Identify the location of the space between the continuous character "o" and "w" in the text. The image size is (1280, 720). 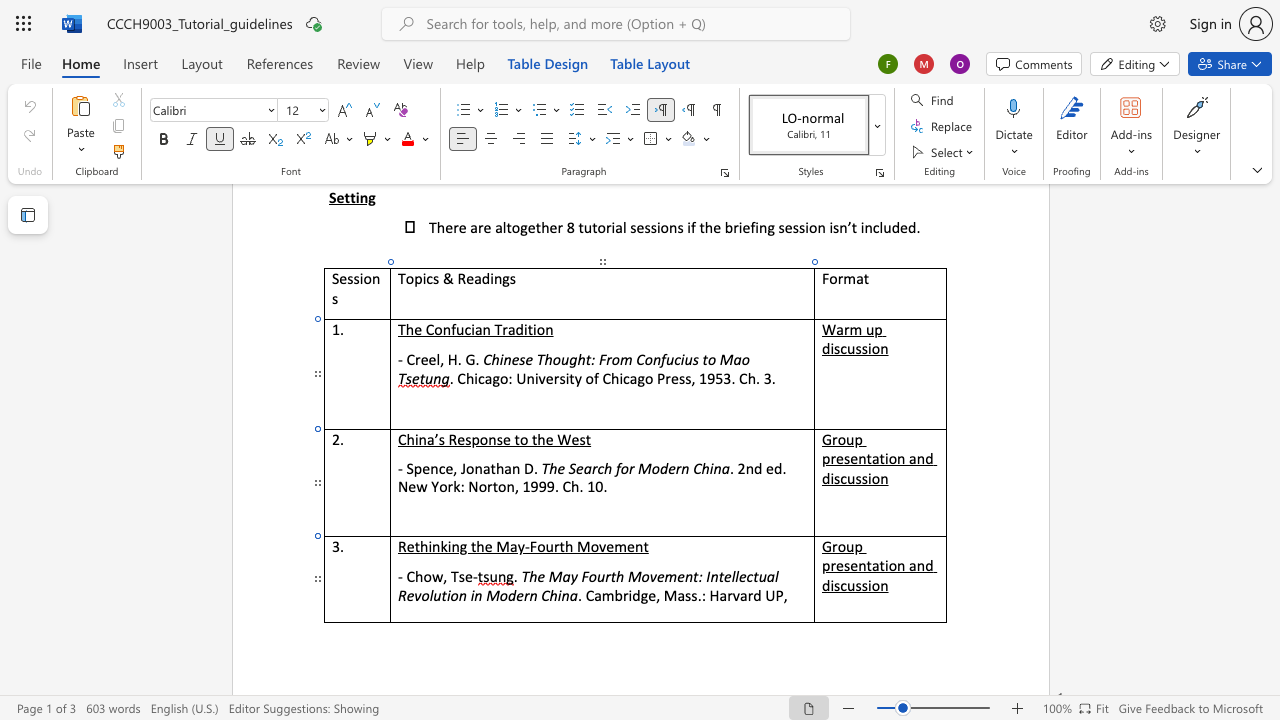
(431, 576).